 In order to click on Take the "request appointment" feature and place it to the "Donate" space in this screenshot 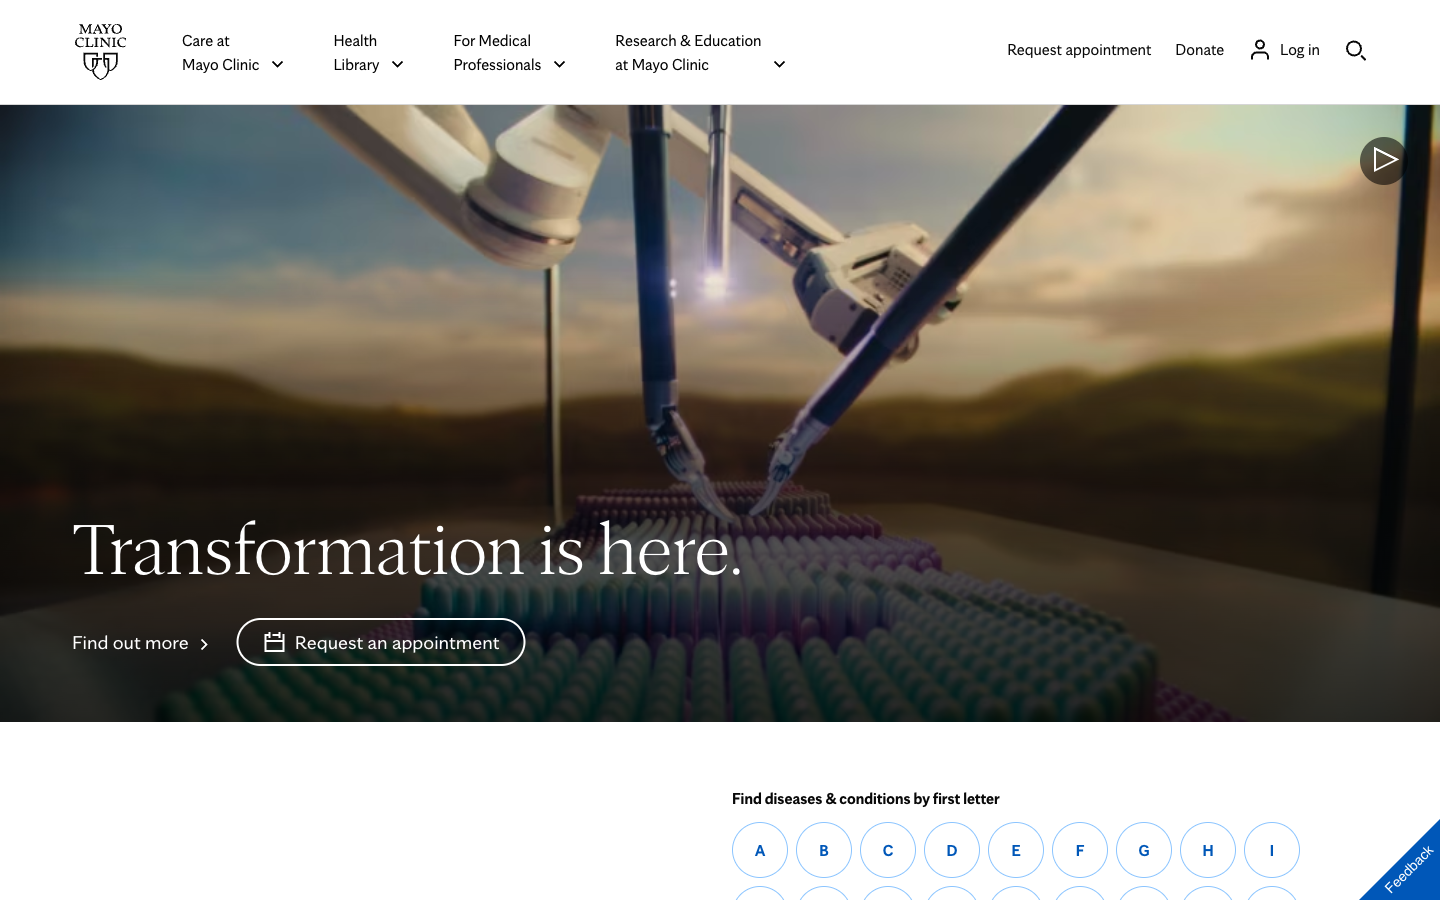, I will do `click(1553760, 44100)`.